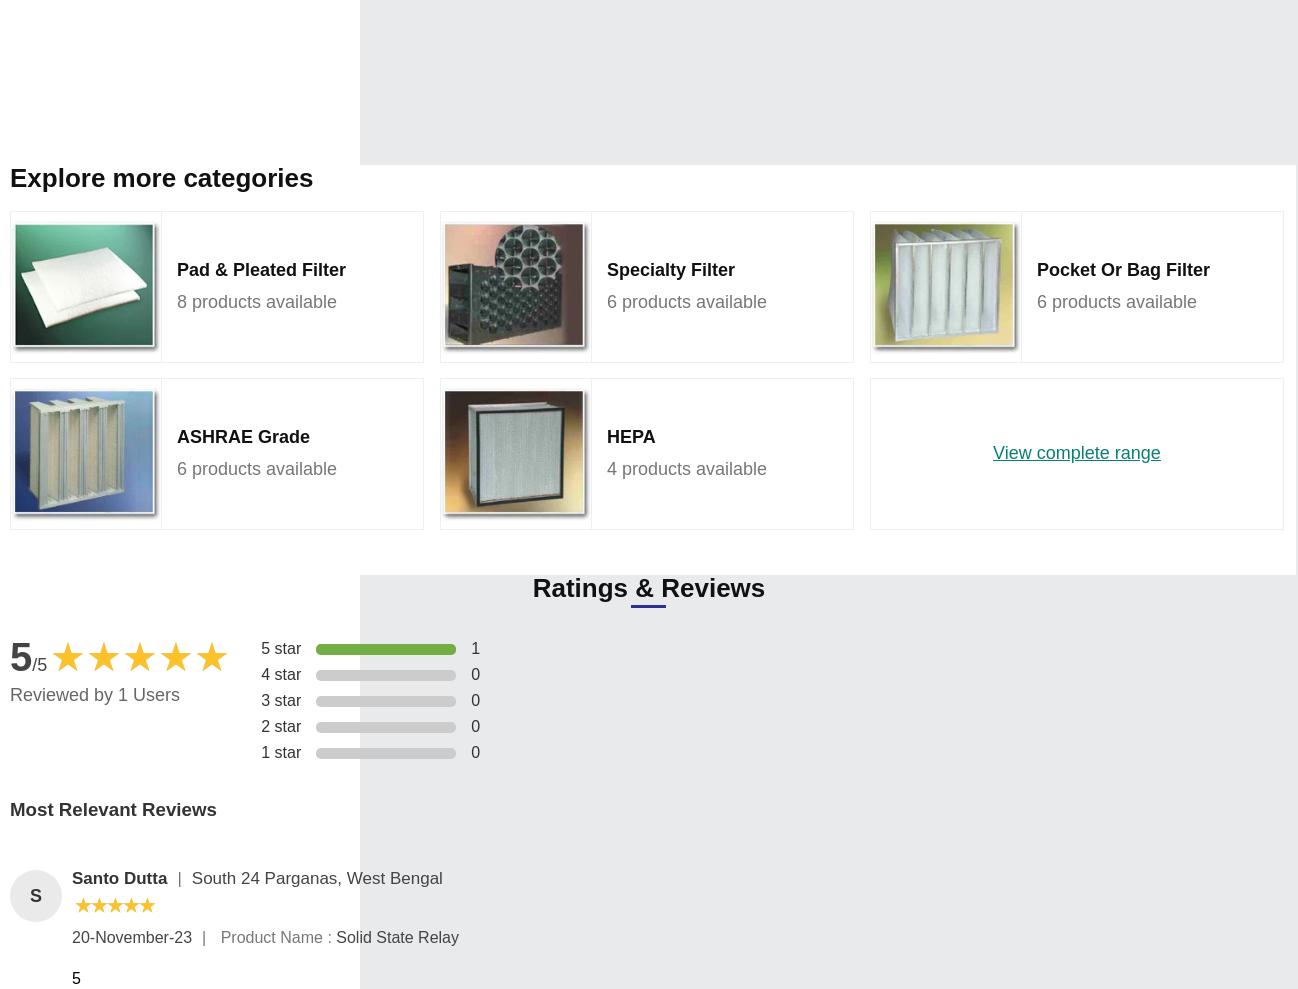 The width and height of the screenshot is (1298, 989). I want to click on 'South 24 Parganas, West Bengal', so click(315, 878).